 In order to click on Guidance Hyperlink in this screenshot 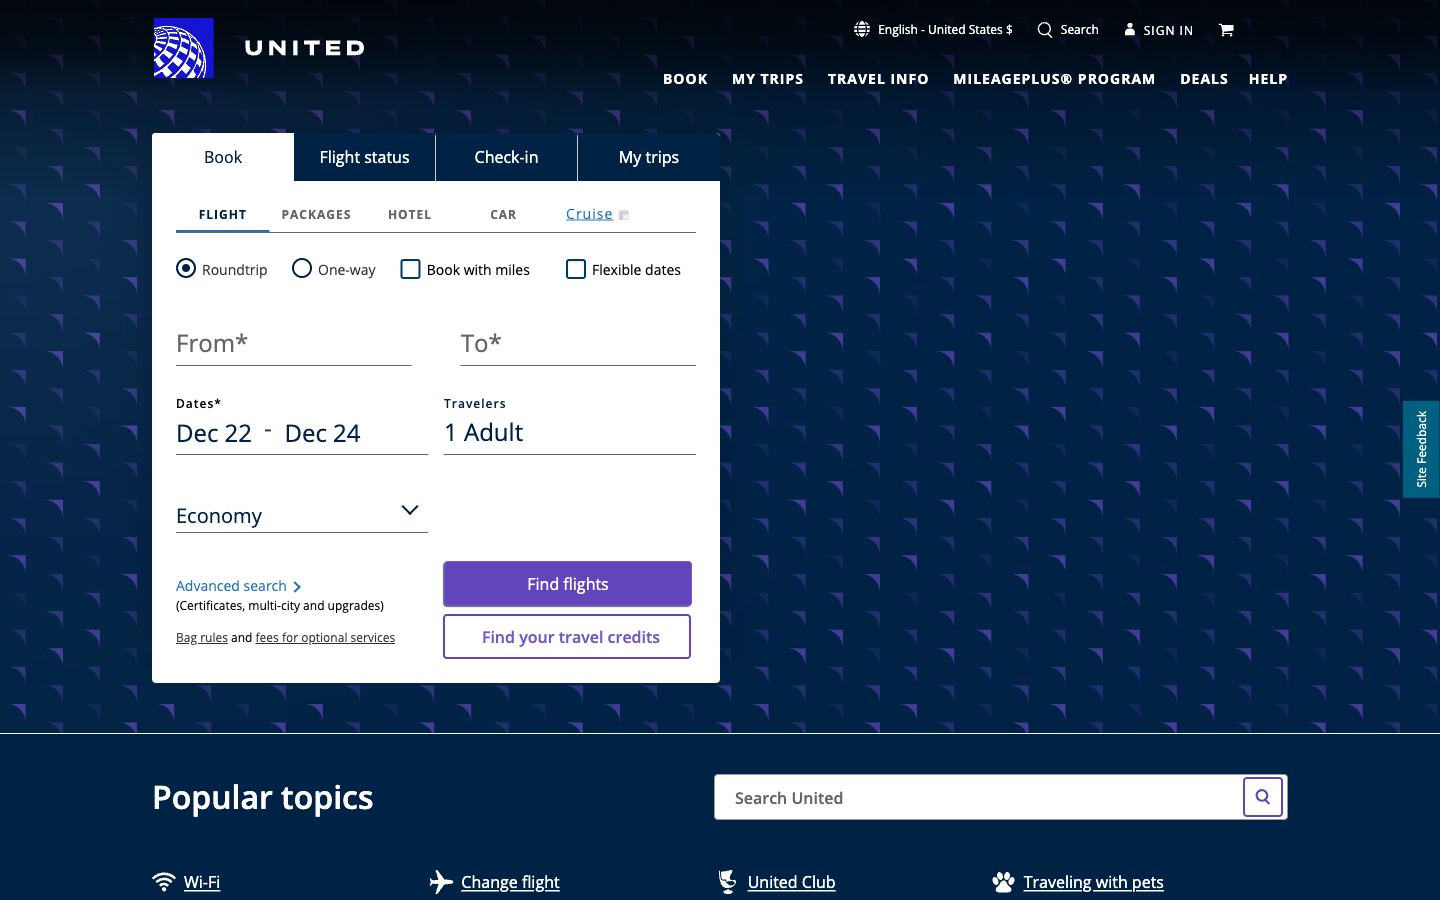, I will do `click(1268, 76)`.